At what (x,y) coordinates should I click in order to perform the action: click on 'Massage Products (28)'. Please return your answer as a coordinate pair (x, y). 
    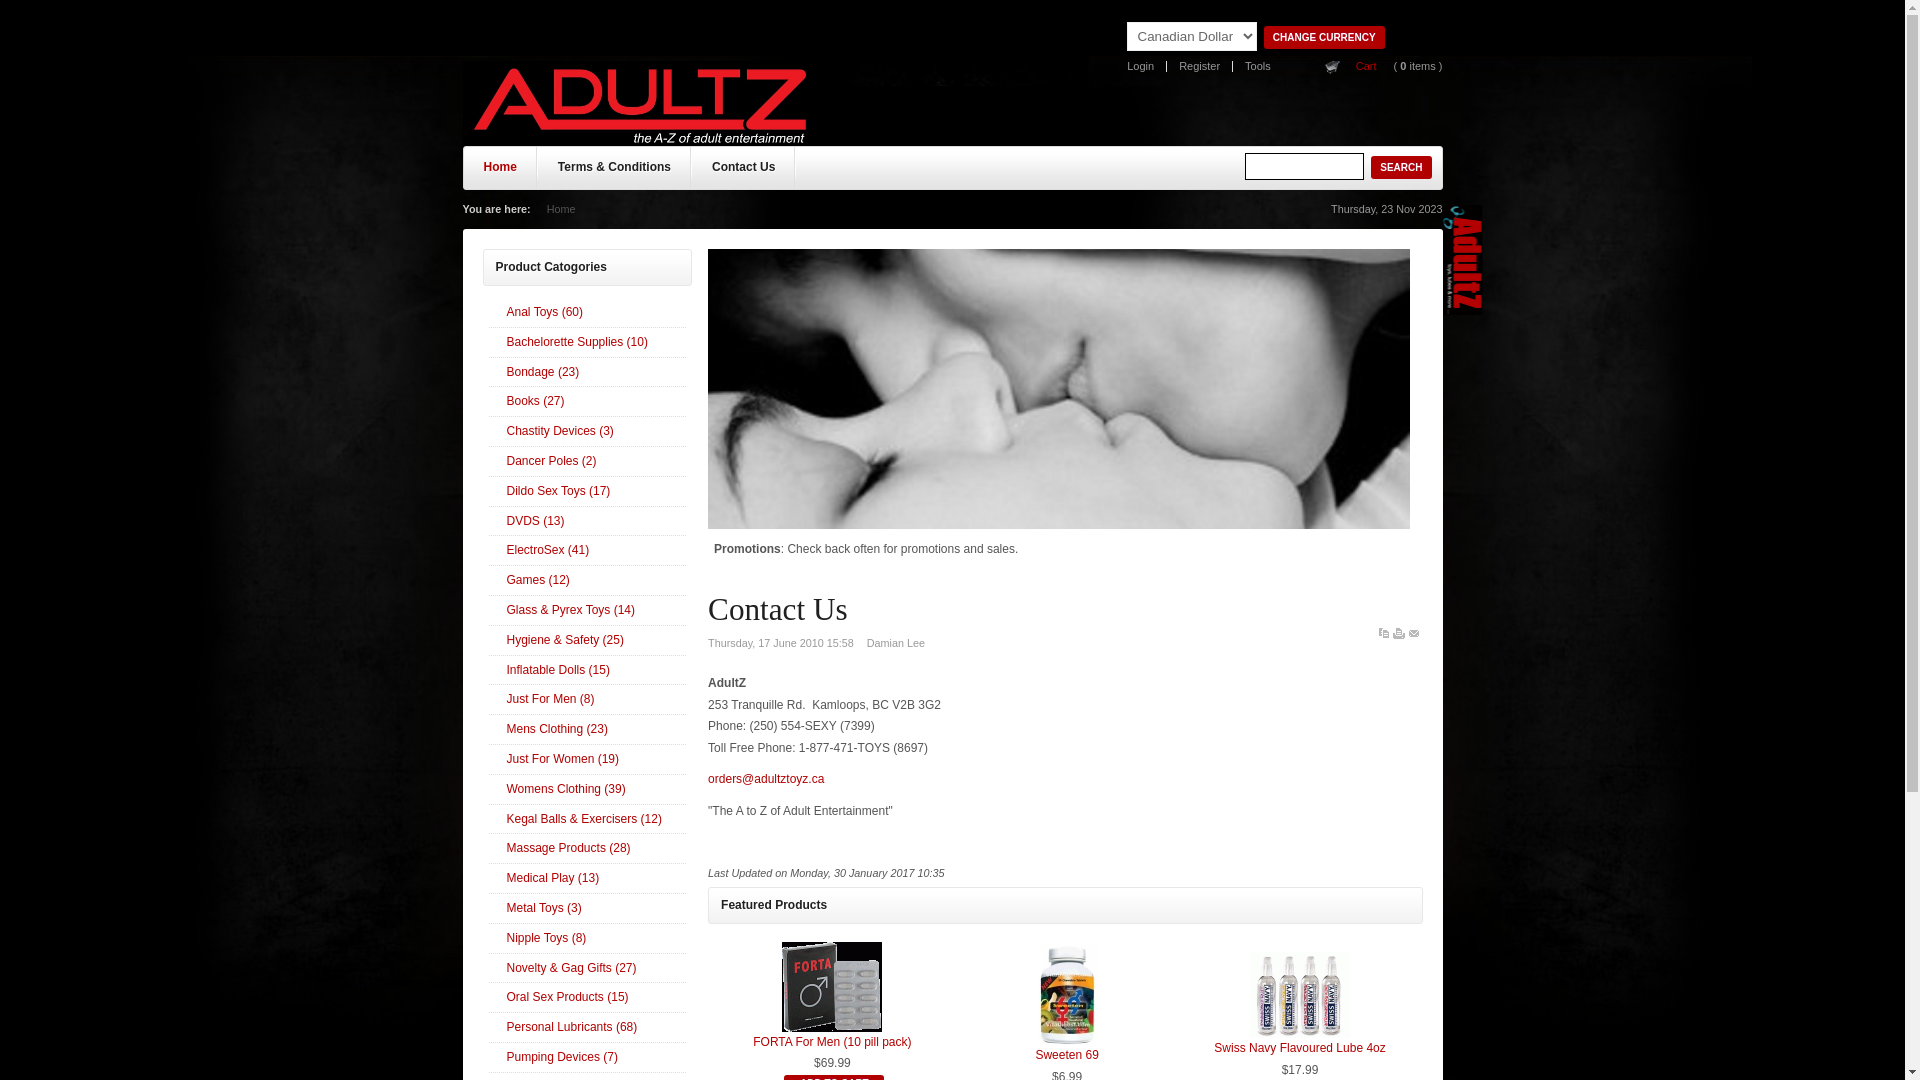
    Looking at the image, I should click on (488, 848).